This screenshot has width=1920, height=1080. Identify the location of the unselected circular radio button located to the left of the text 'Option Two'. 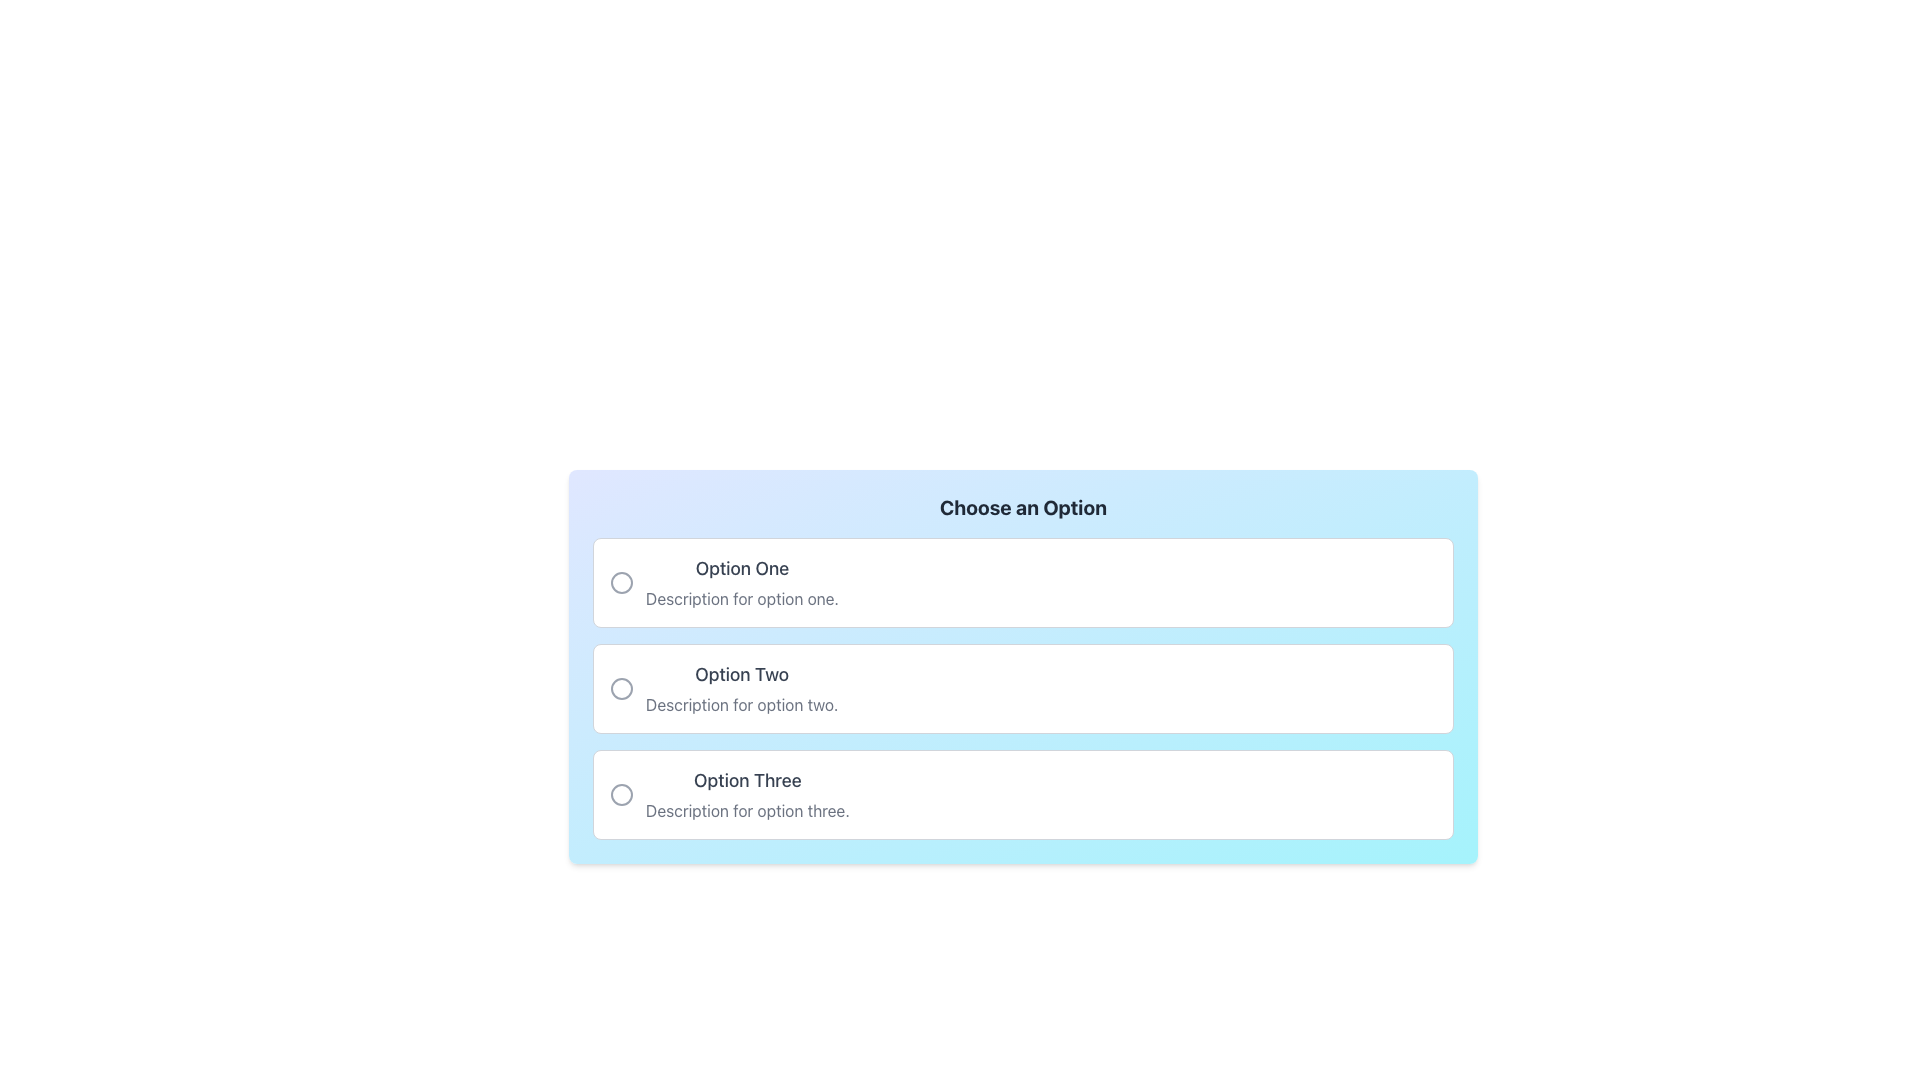
(621, 688).